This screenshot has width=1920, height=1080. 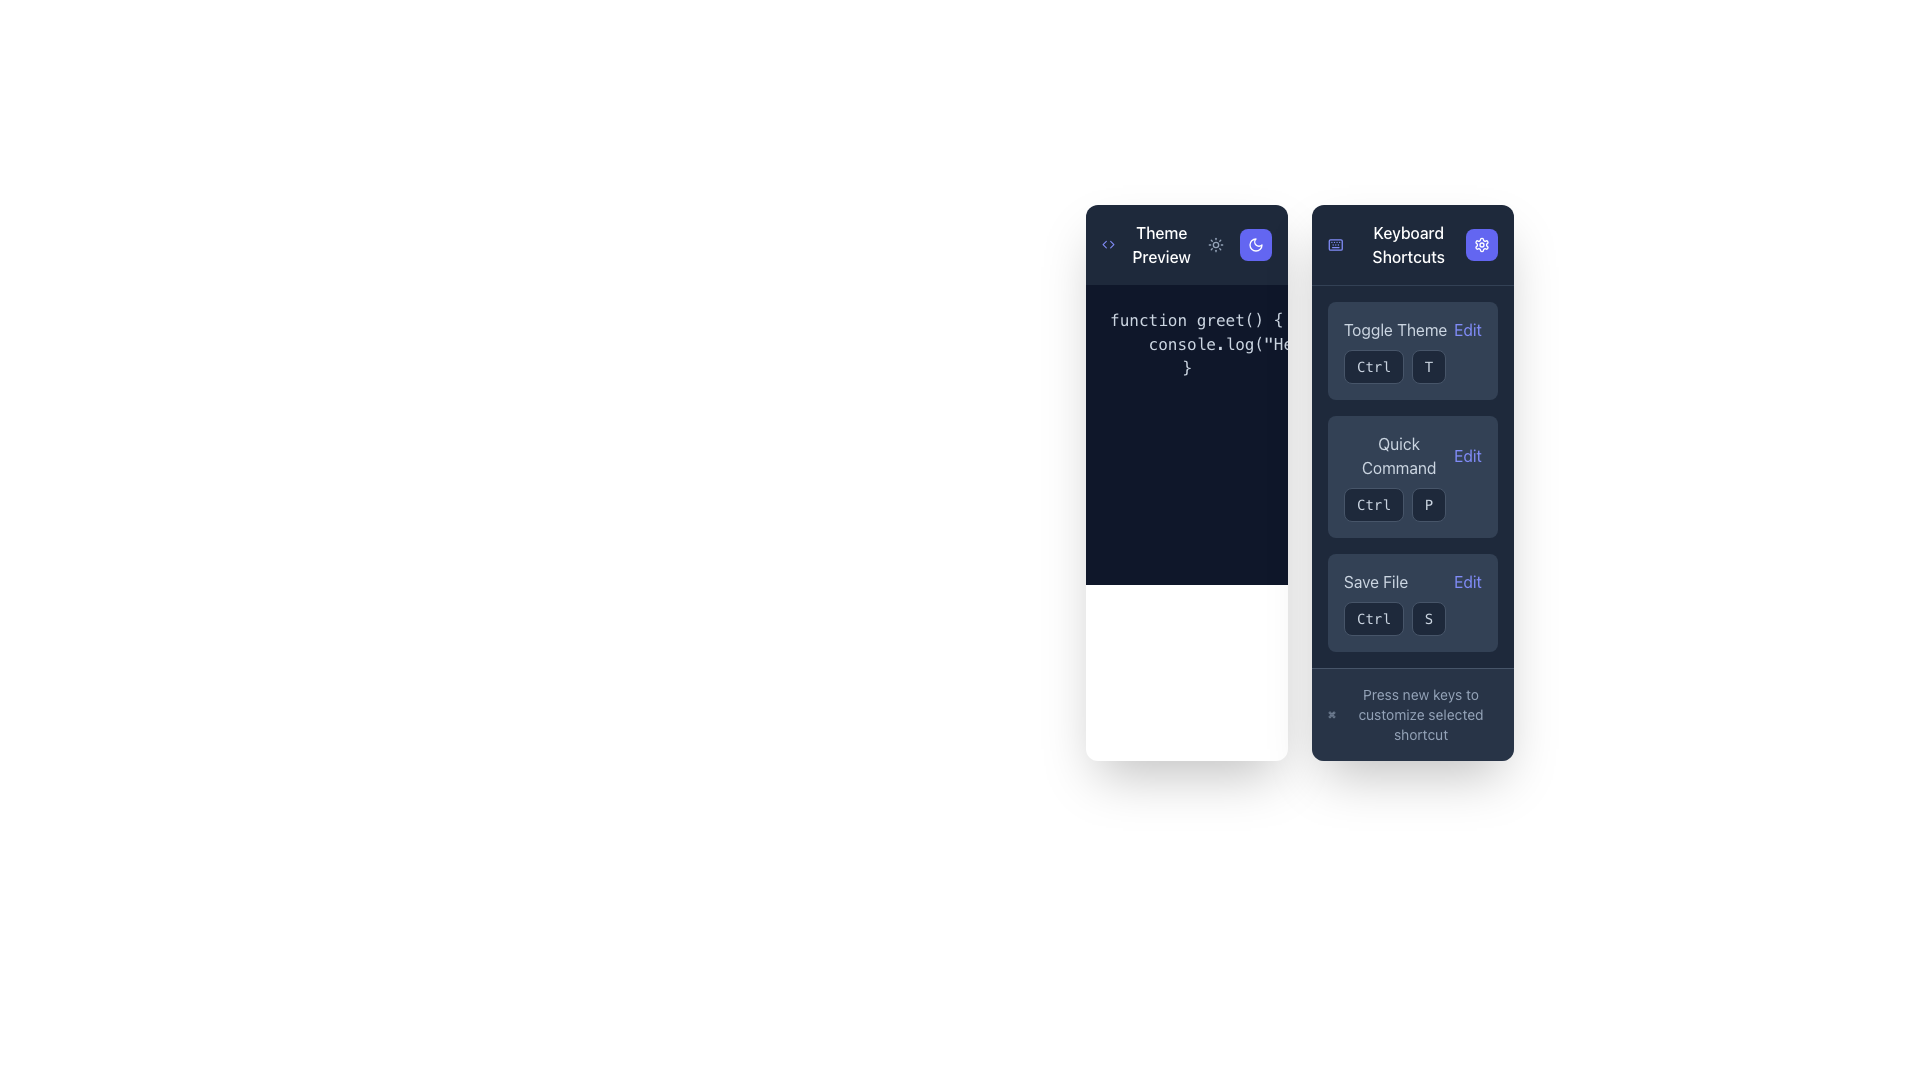 I want to click on the interactive link 'Edit' in the Text label, which is styled in indigo blue color and positioned between the 'Toggle Theme Edit' and 'Save File Edit' sections, so click(x=1411, y=455).